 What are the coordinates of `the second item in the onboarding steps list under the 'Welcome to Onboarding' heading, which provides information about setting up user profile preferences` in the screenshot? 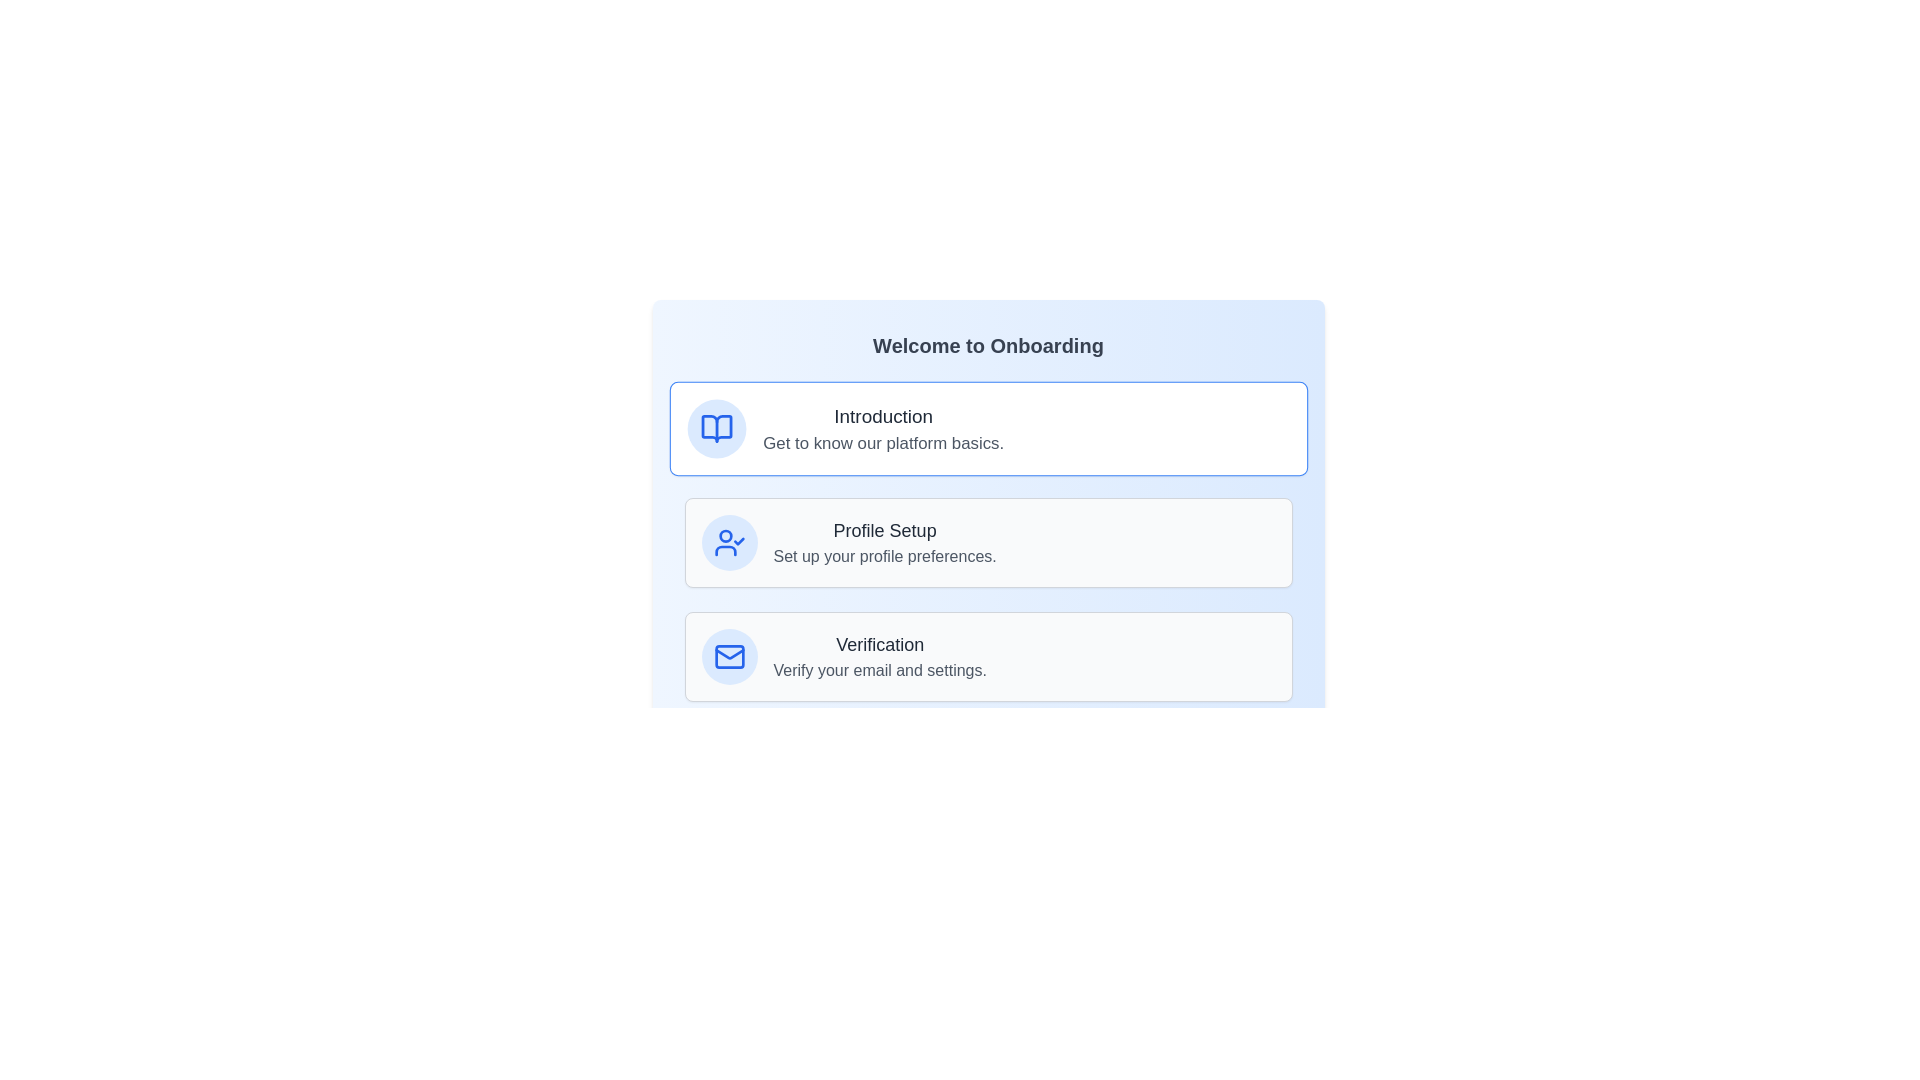 It's located at (988, 543).